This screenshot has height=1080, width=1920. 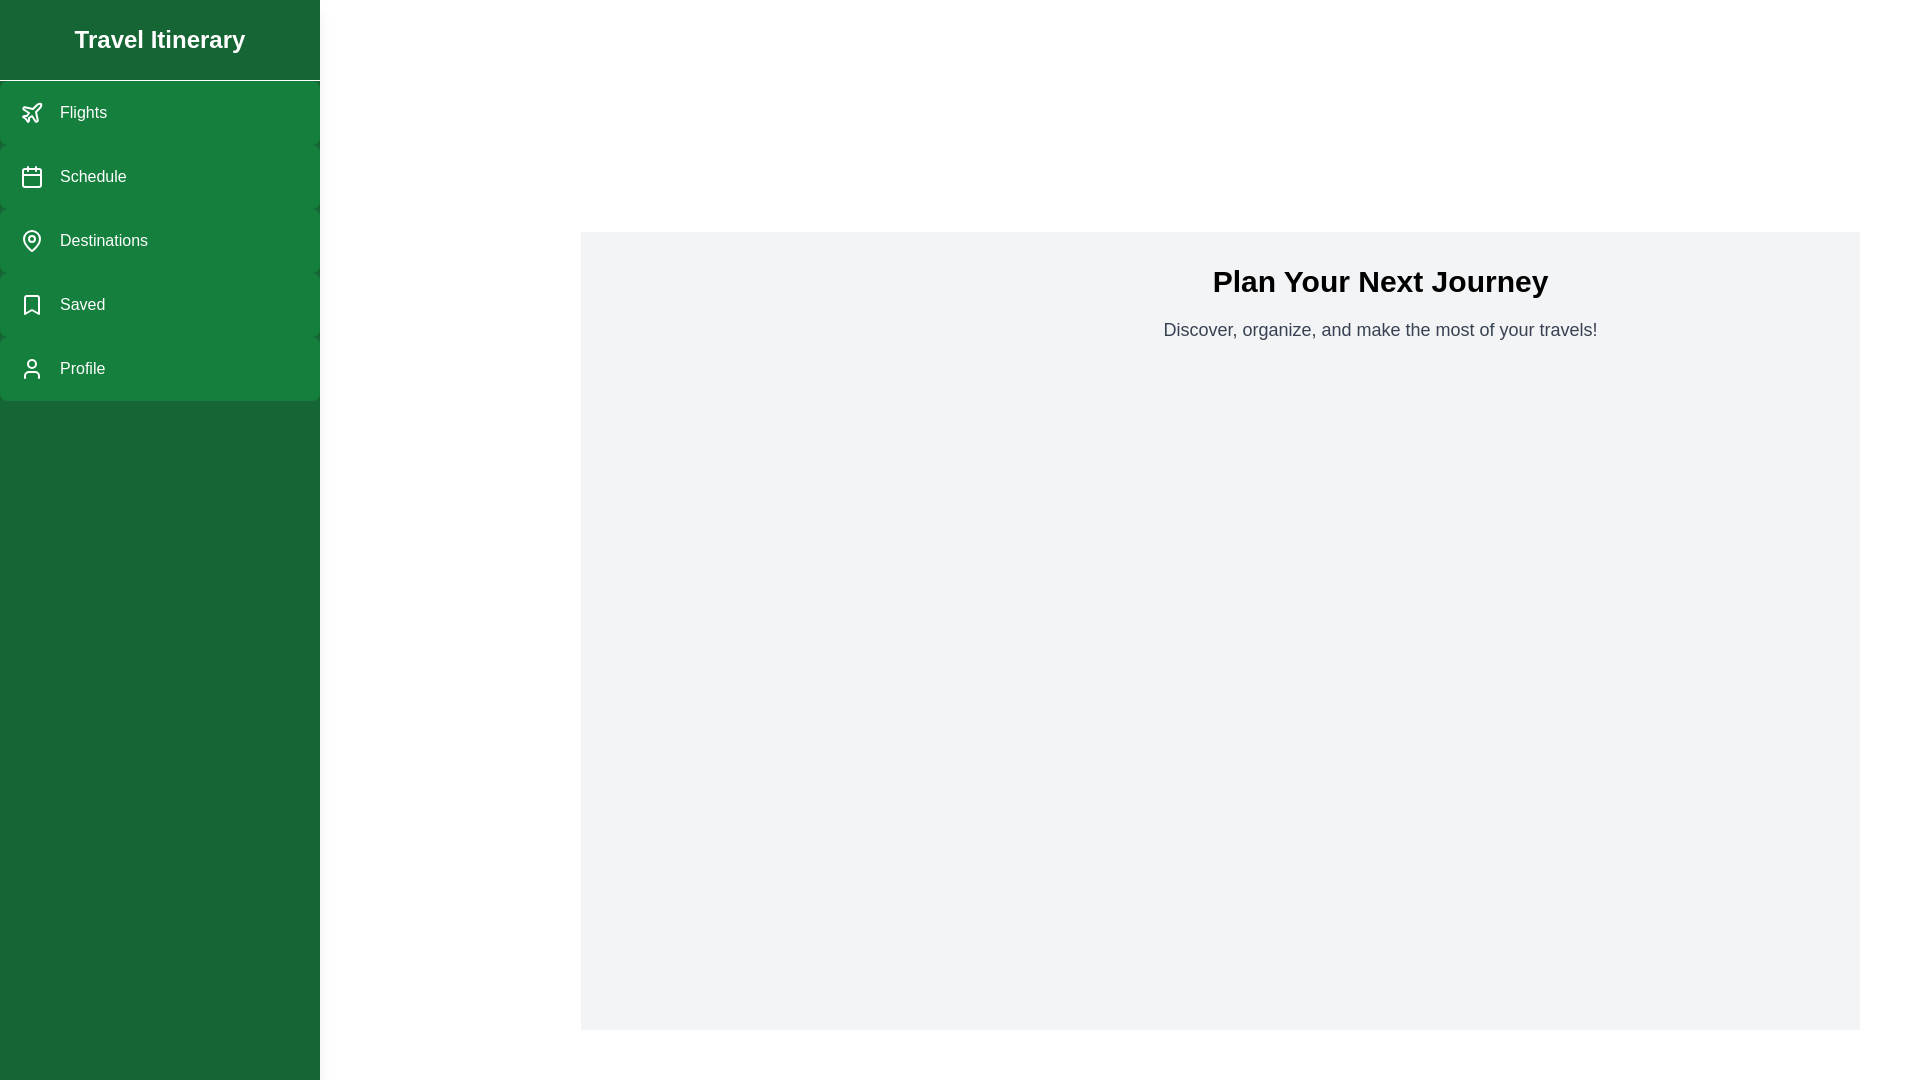 I want to click on the text element that reads 'Discover, organize, and make the most of your travels!', which is located beneath the header 'Plan Your Next Journey', so click(x=1379, y=329).